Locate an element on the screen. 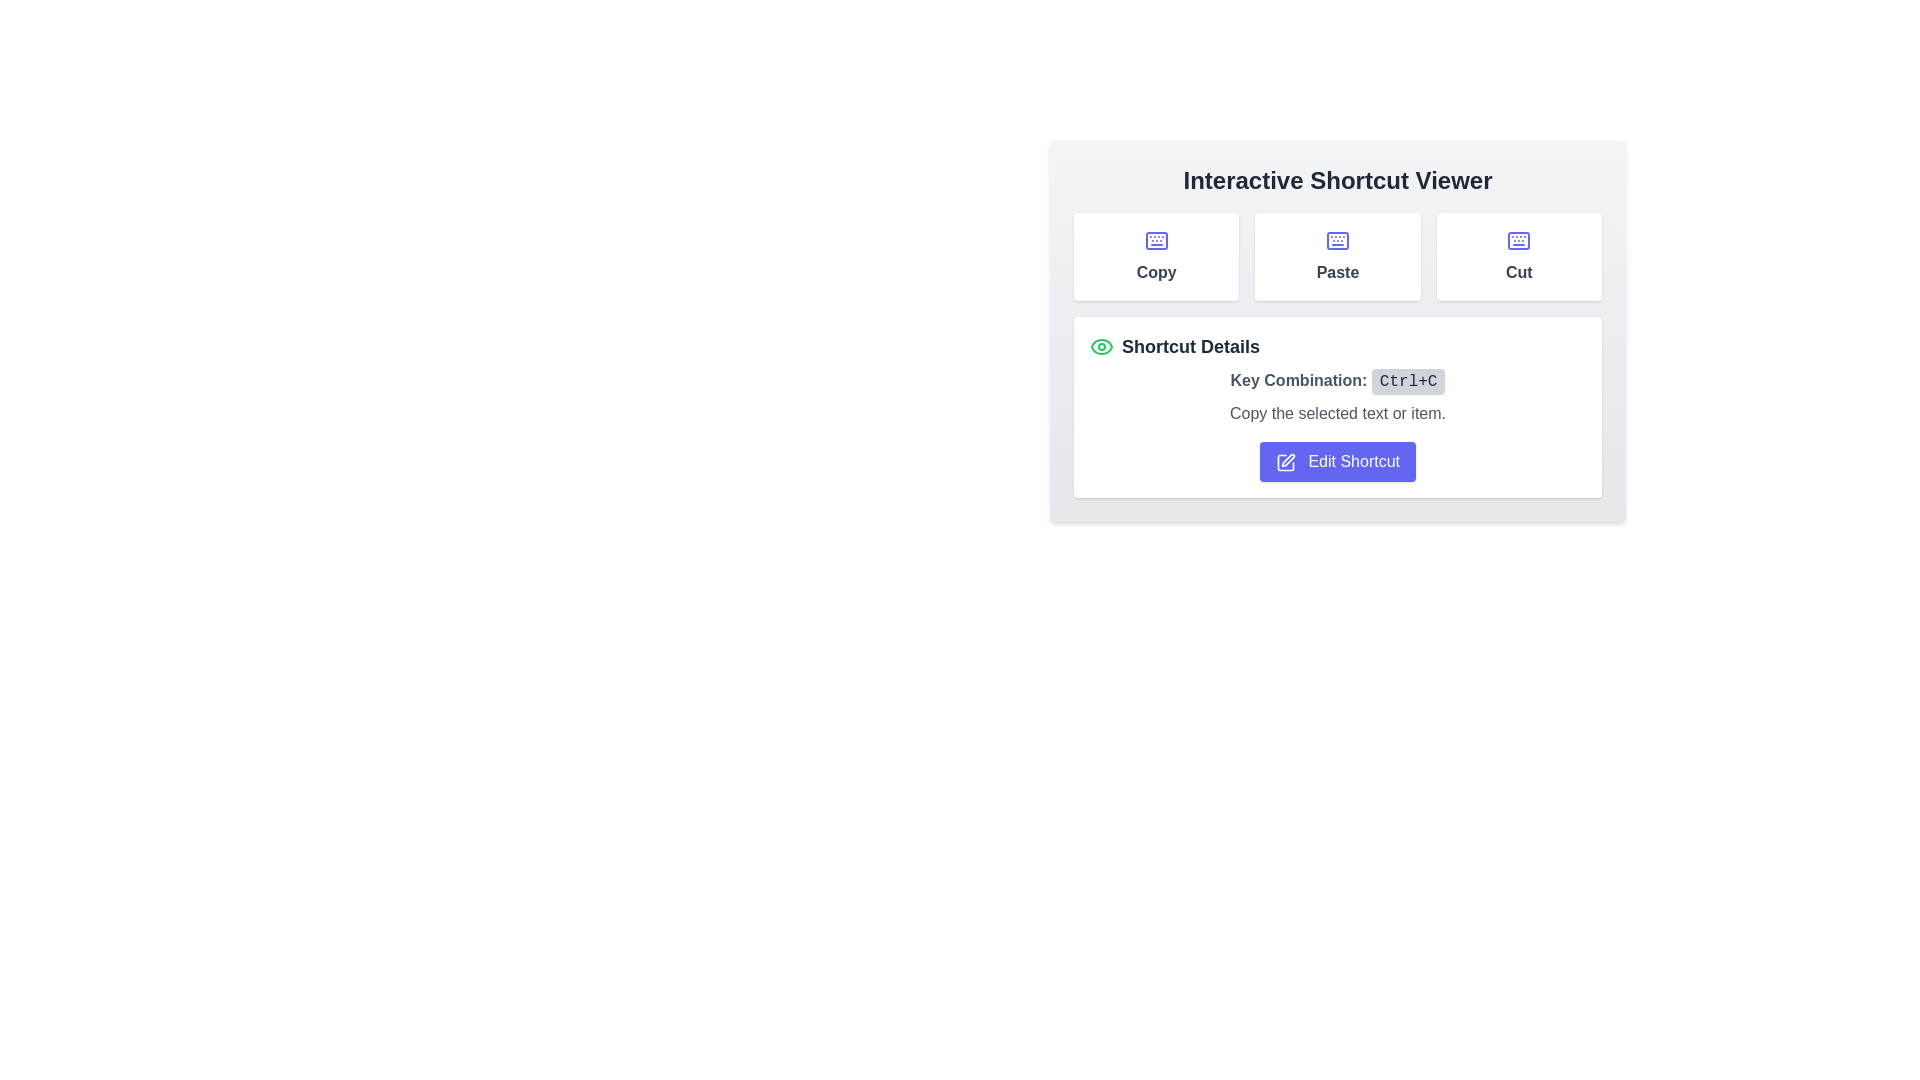 The height and width of the screenshot is (1080, 1920). the edit button located in the bottom section of the panel is located at coordinates (1338, 462).